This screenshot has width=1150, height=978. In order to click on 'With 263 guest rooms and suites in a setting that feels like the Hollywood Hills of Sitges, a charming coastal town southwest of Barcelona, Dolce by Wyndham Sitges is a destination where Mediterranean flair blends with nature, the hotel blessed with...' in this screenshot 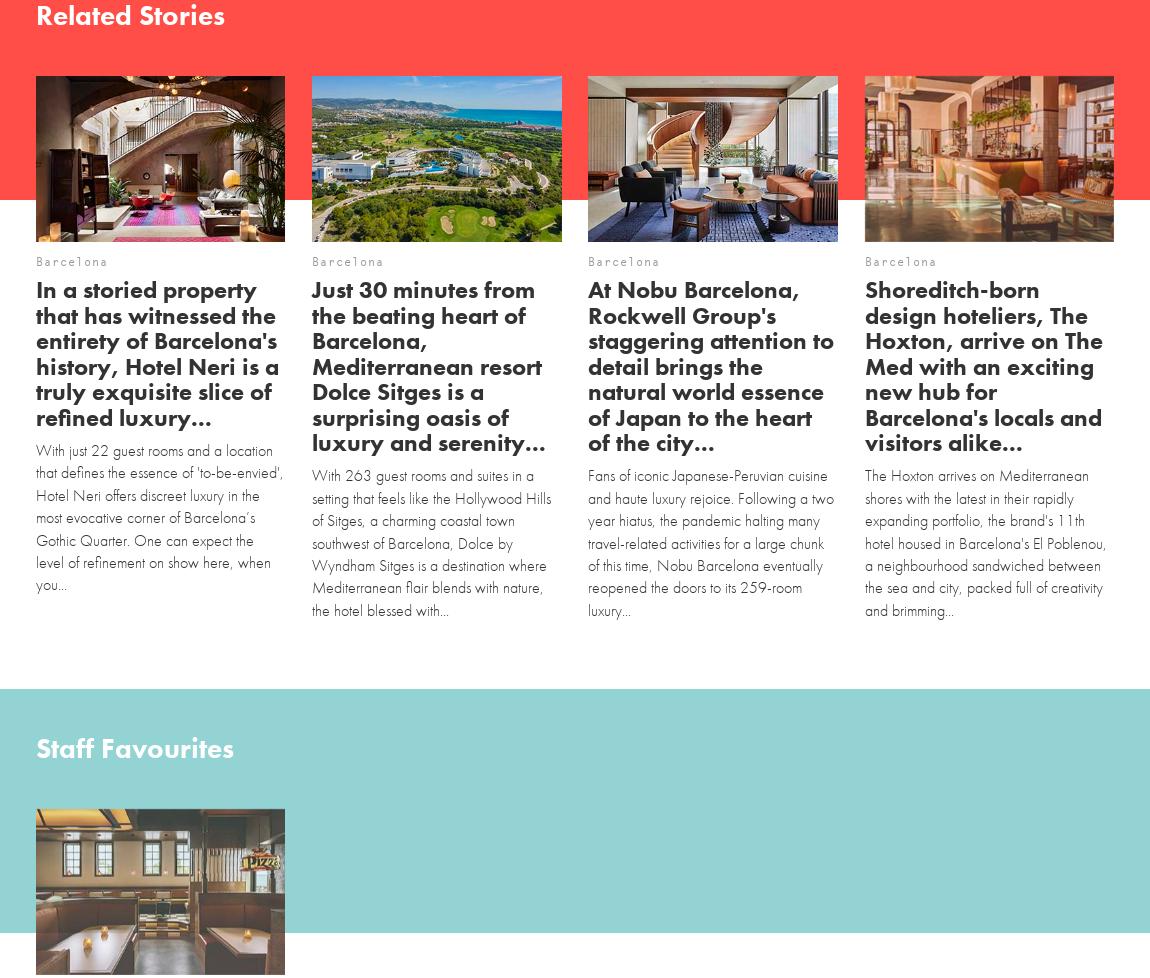, I will do `click(431, 542)`.